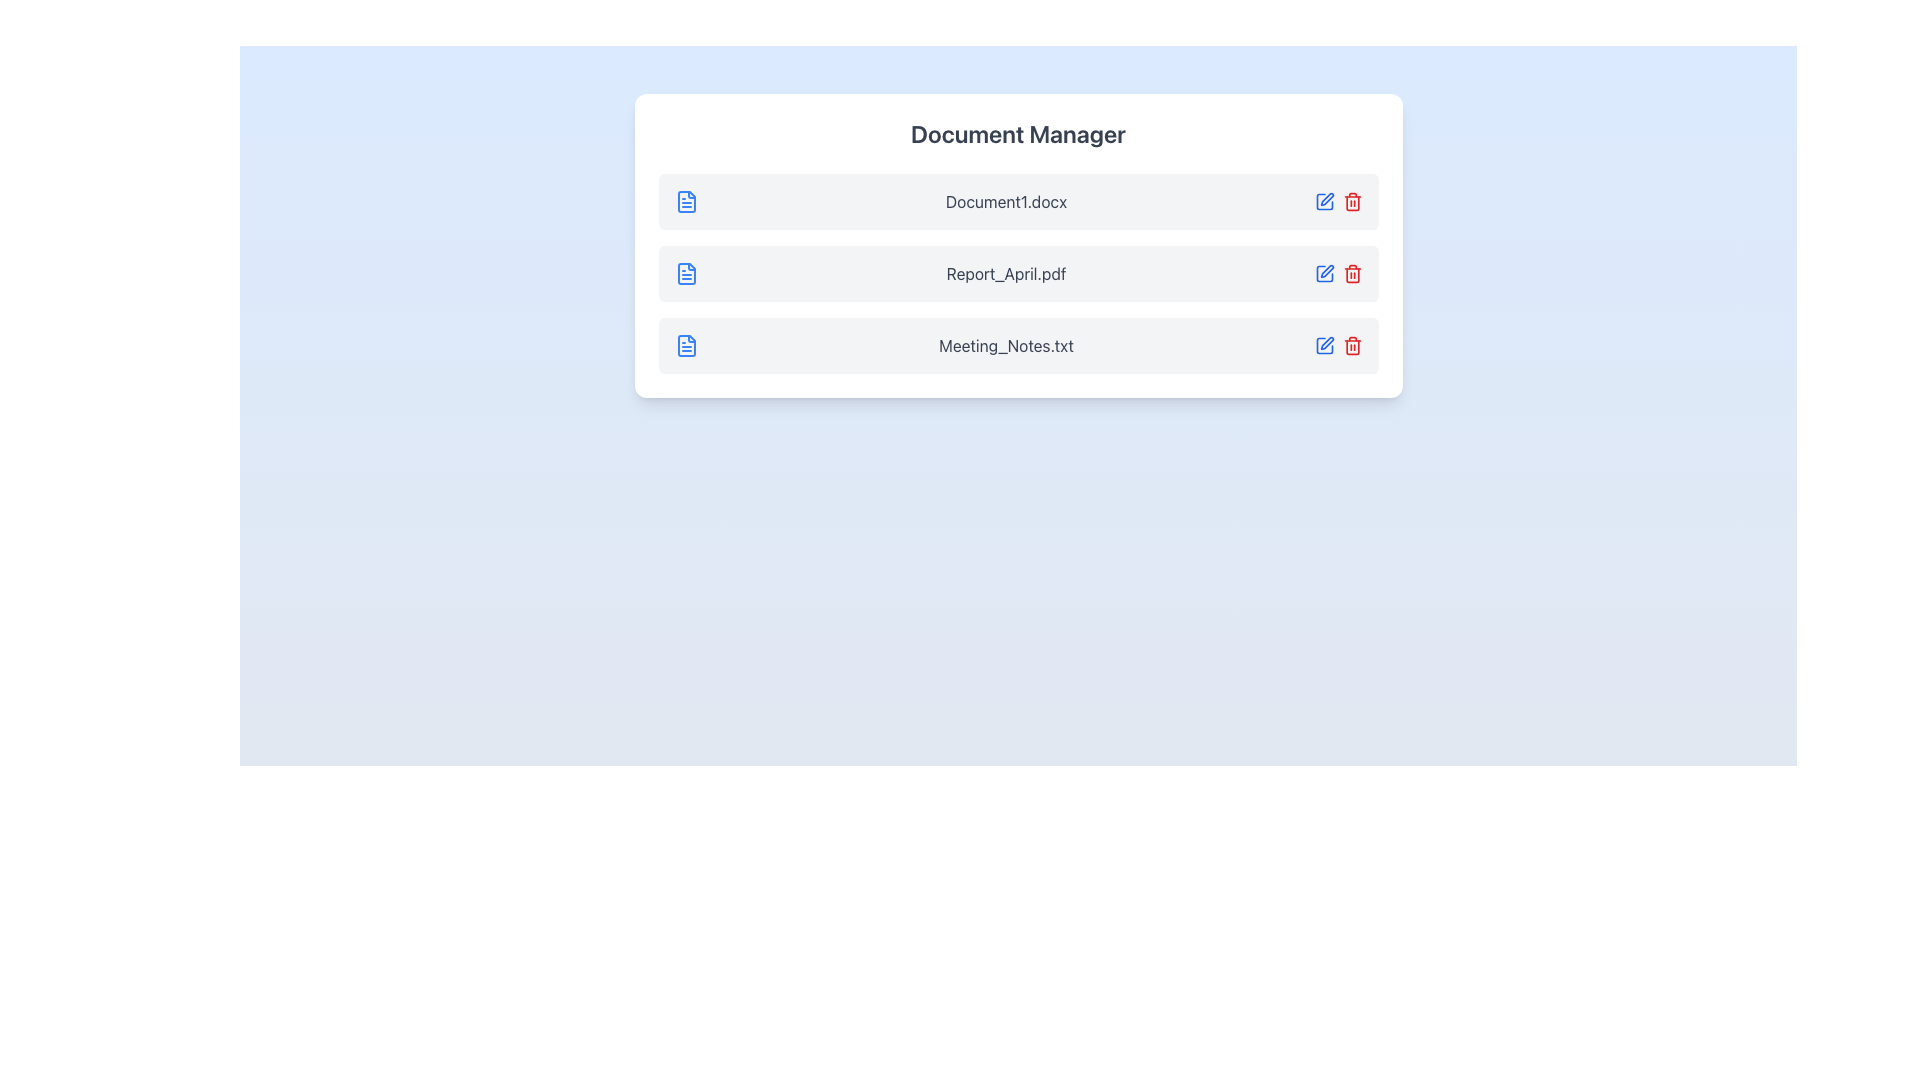 This screenshot has height=1080, width=1920. What do you see at coordinates (1006, 201) in the screenshot?
I see `the text label that identifies the name of a file within the 'Document Manager' section` at bounding box center [1006, 201].